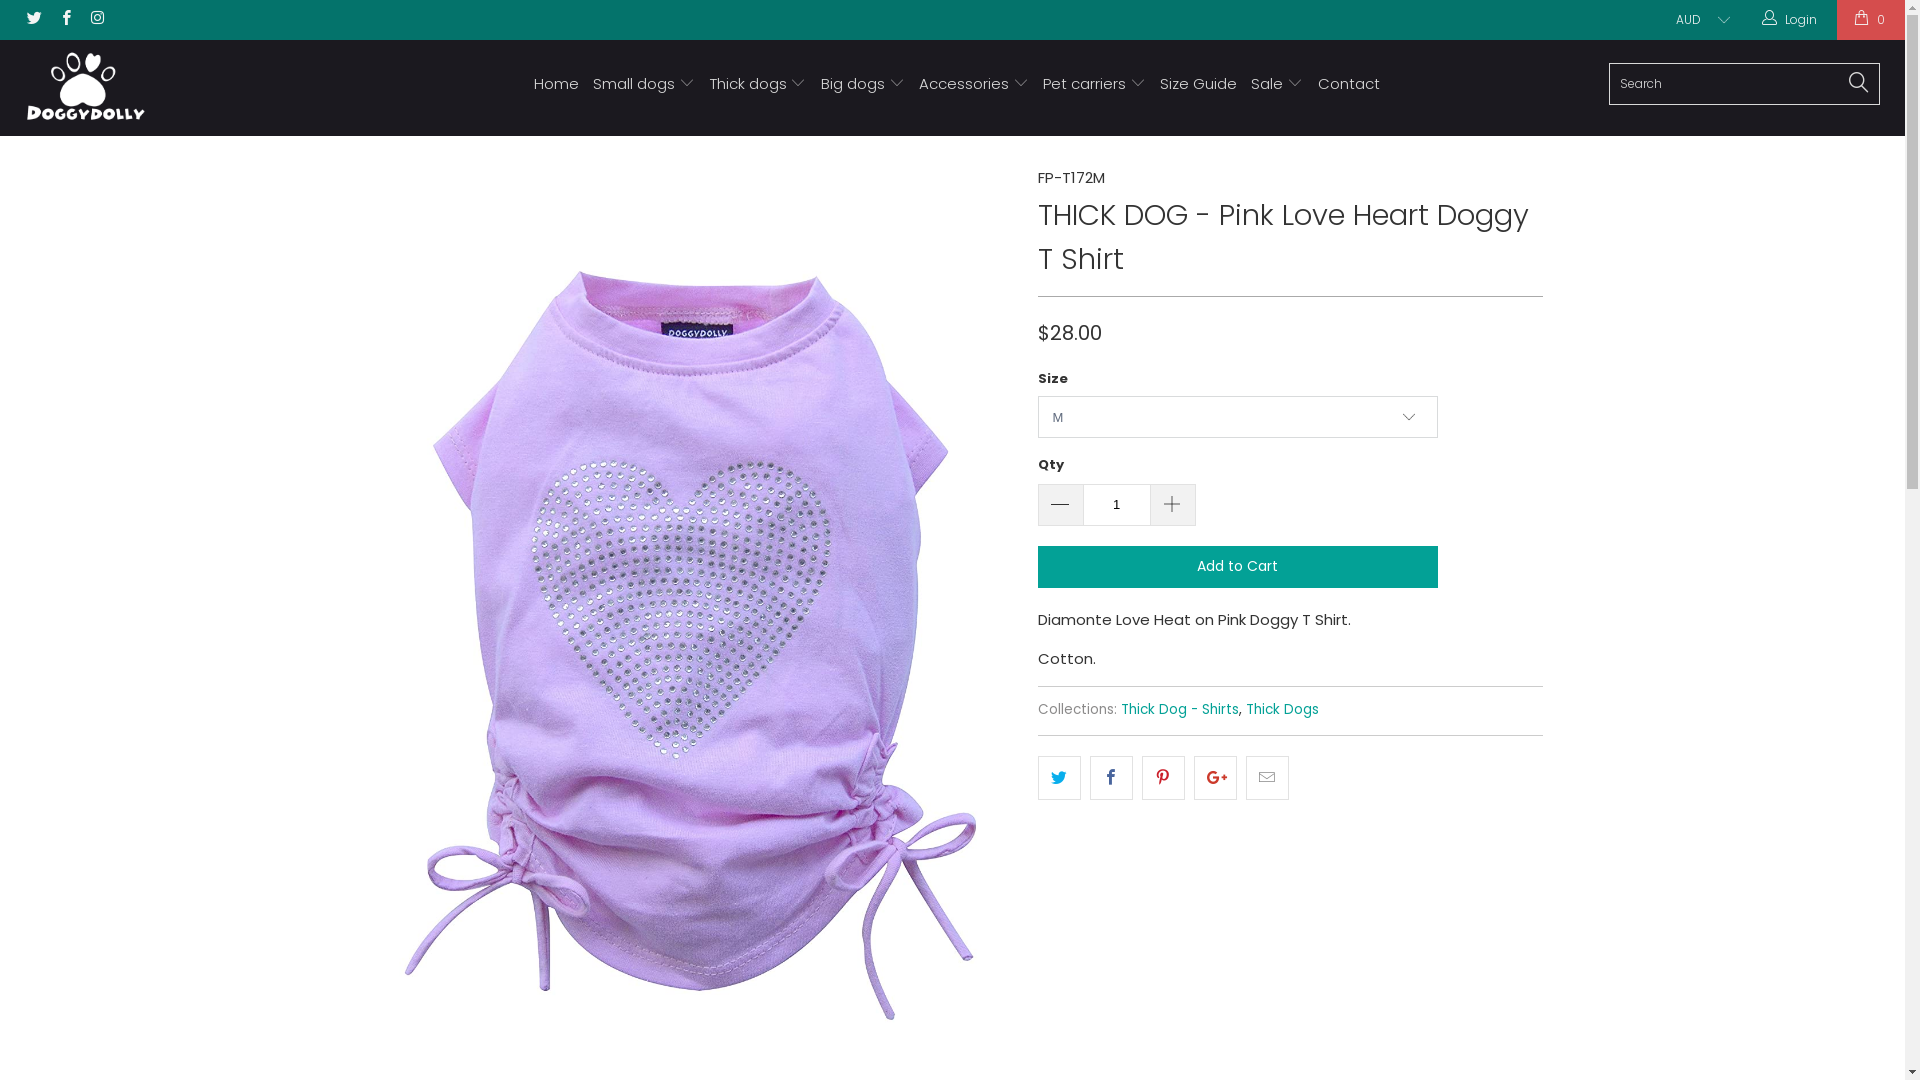 The height and width of the screenshot is (1080, 1920). Describe the element at coordinates (974, 83) in the screenshot. I see `'Accessories'` at that location.